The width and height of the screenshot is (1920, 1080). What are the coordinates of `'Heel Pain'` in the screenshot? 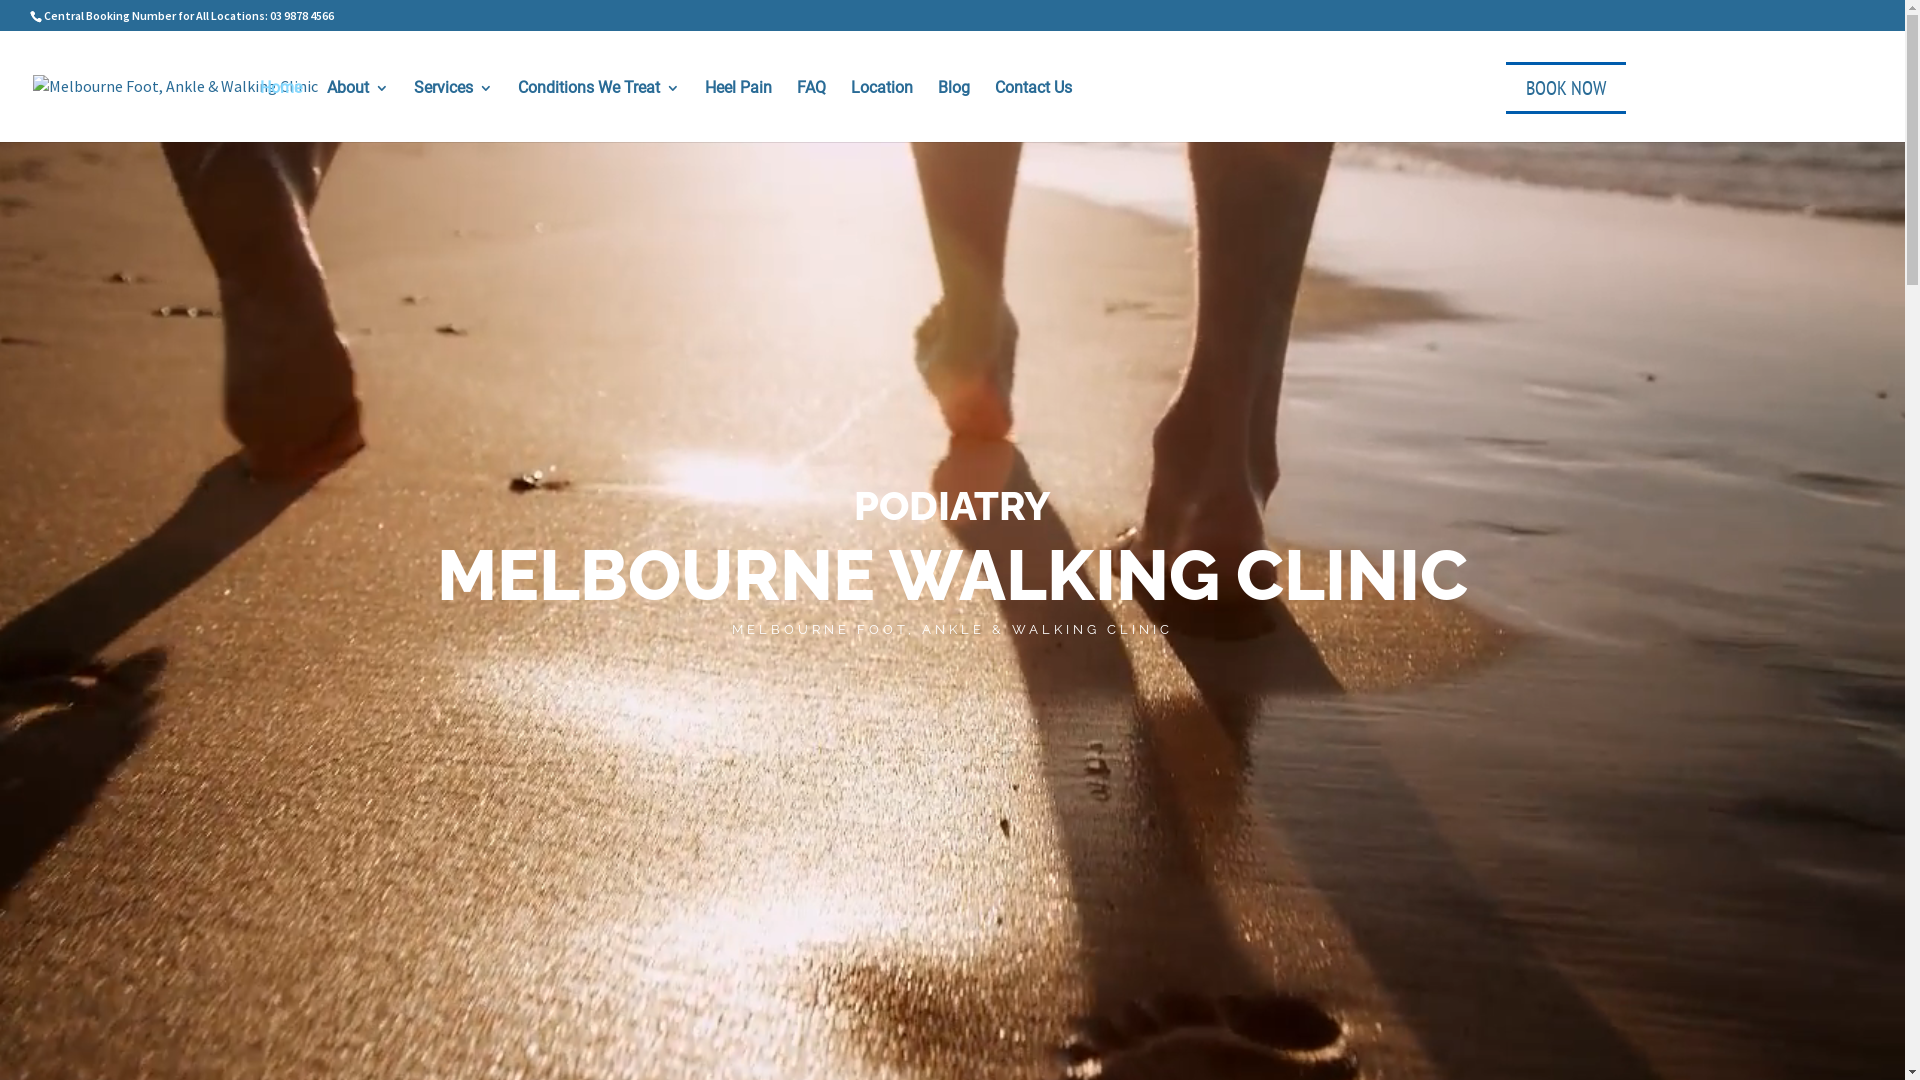 It's located at (737, 108).